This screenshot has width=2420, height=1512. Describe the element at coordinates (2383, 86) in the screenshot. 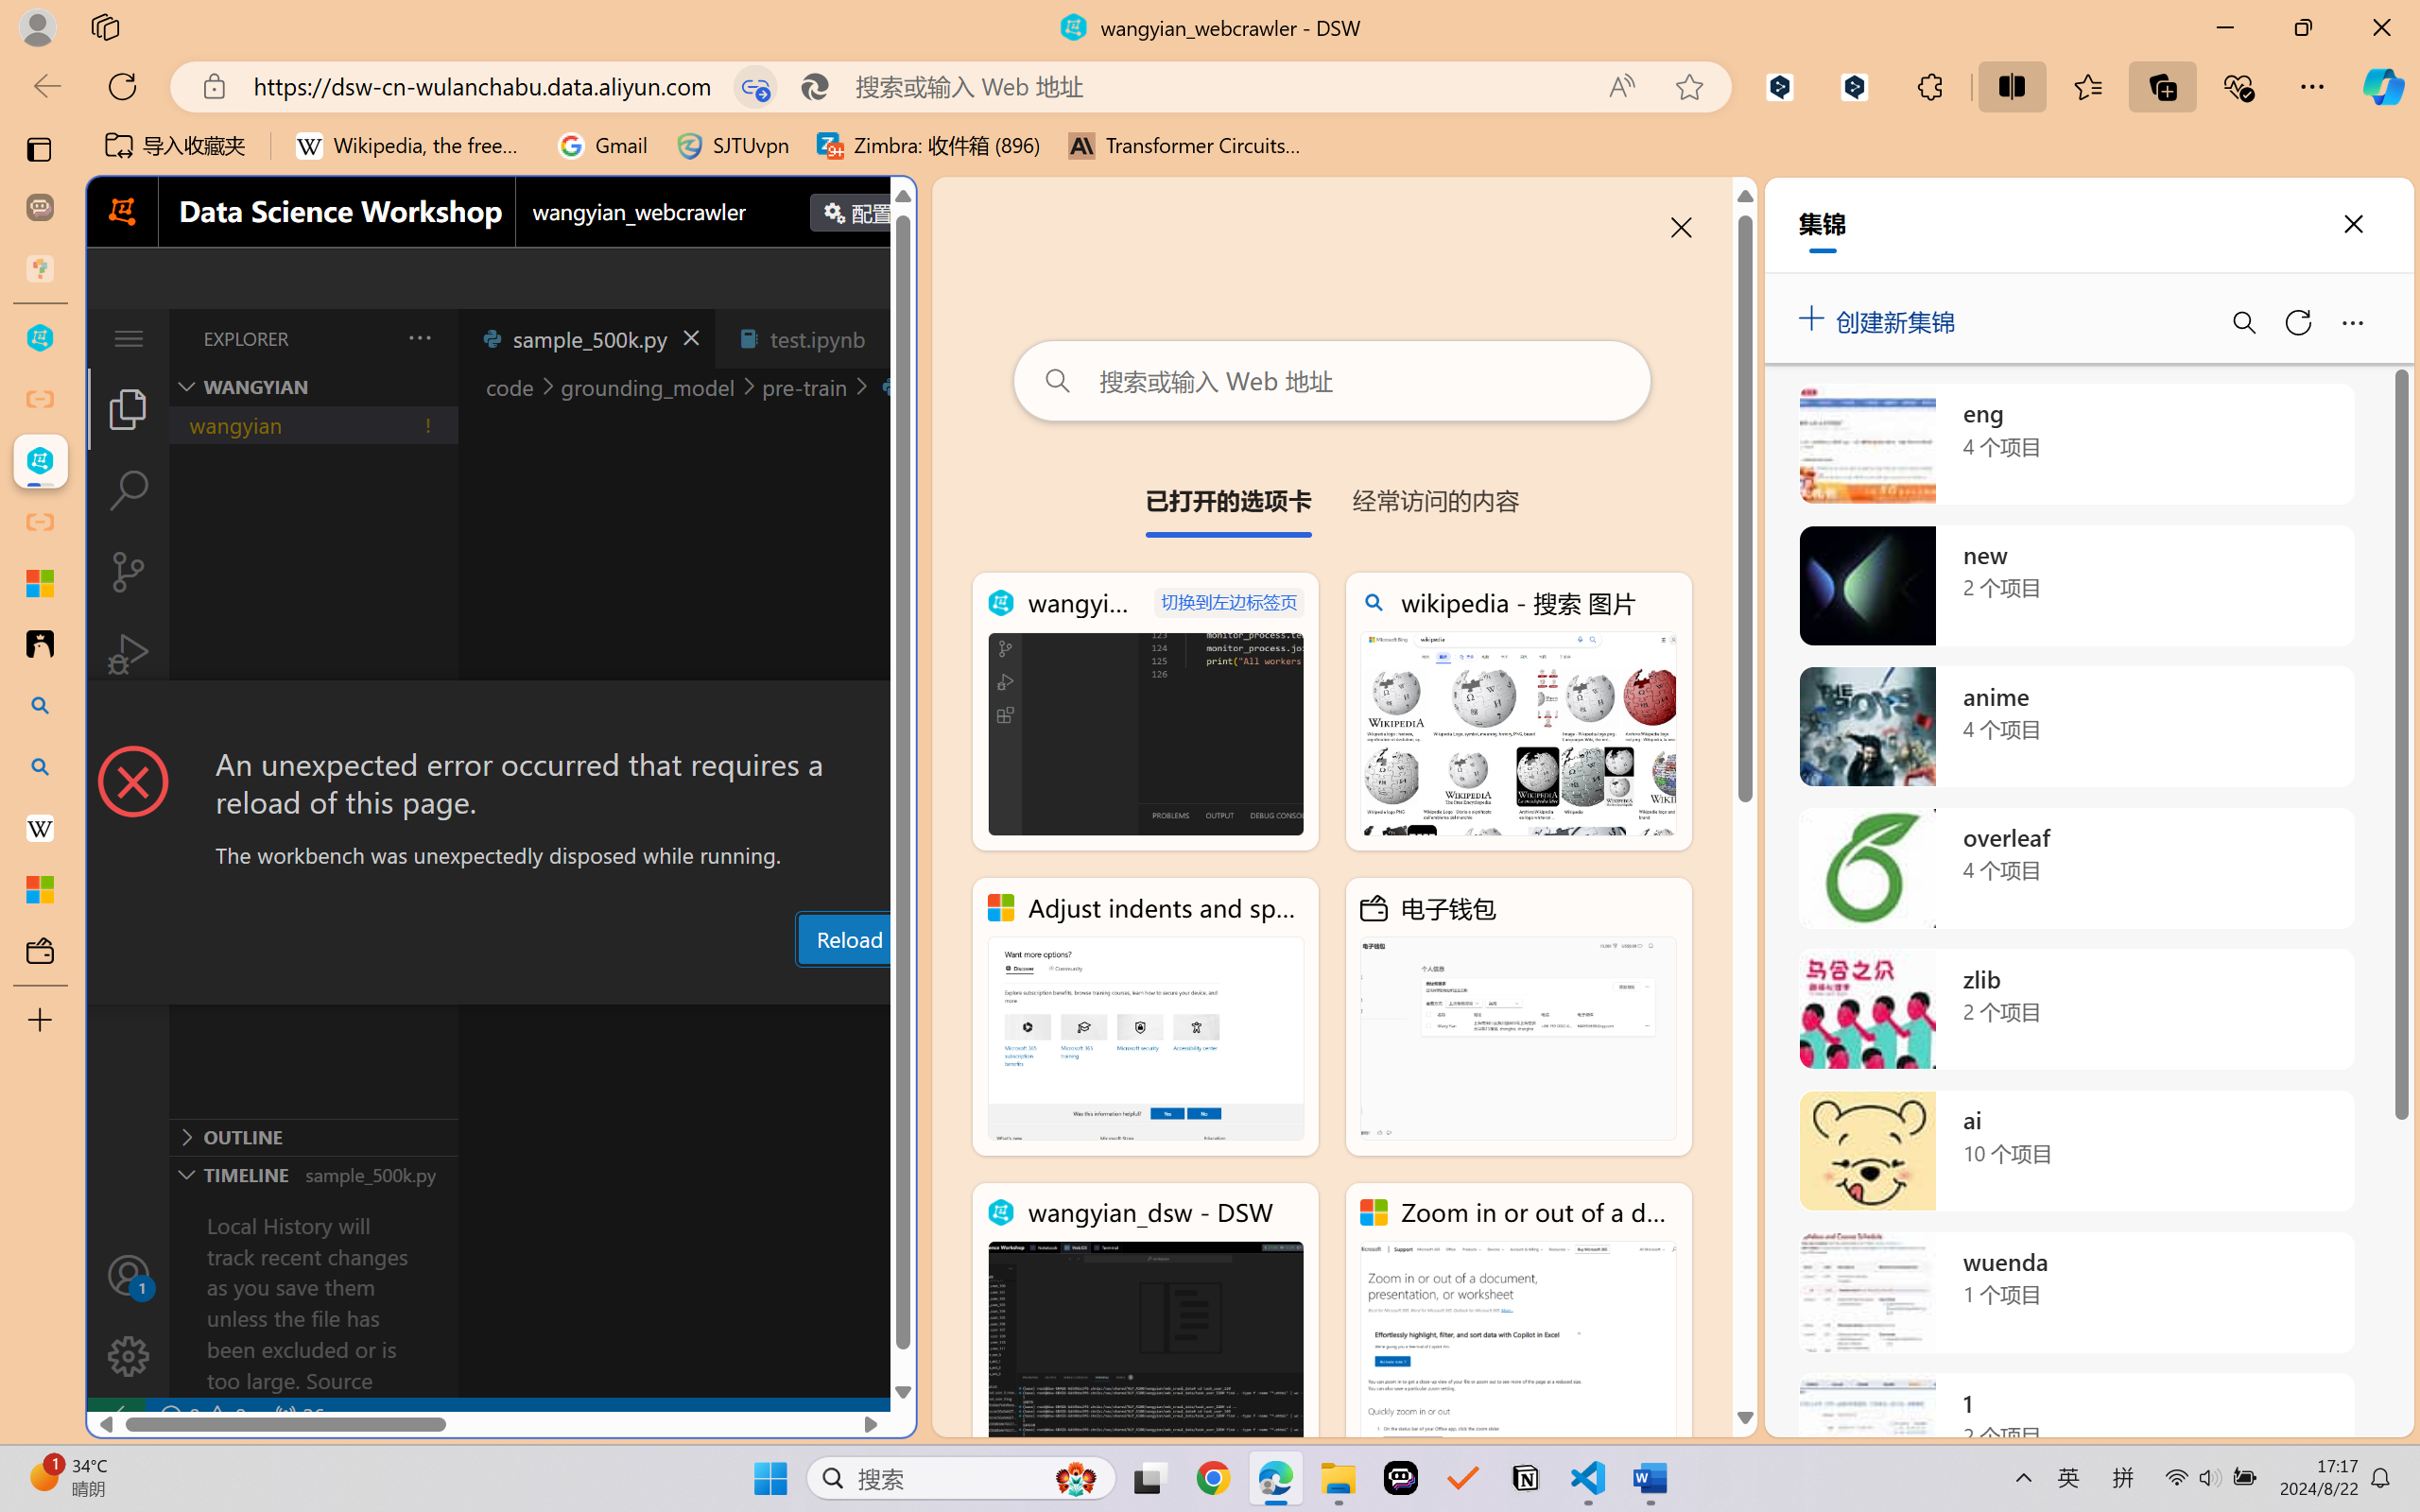

I see `'Copilot (Ctrl+Shift+.)'` at that location.